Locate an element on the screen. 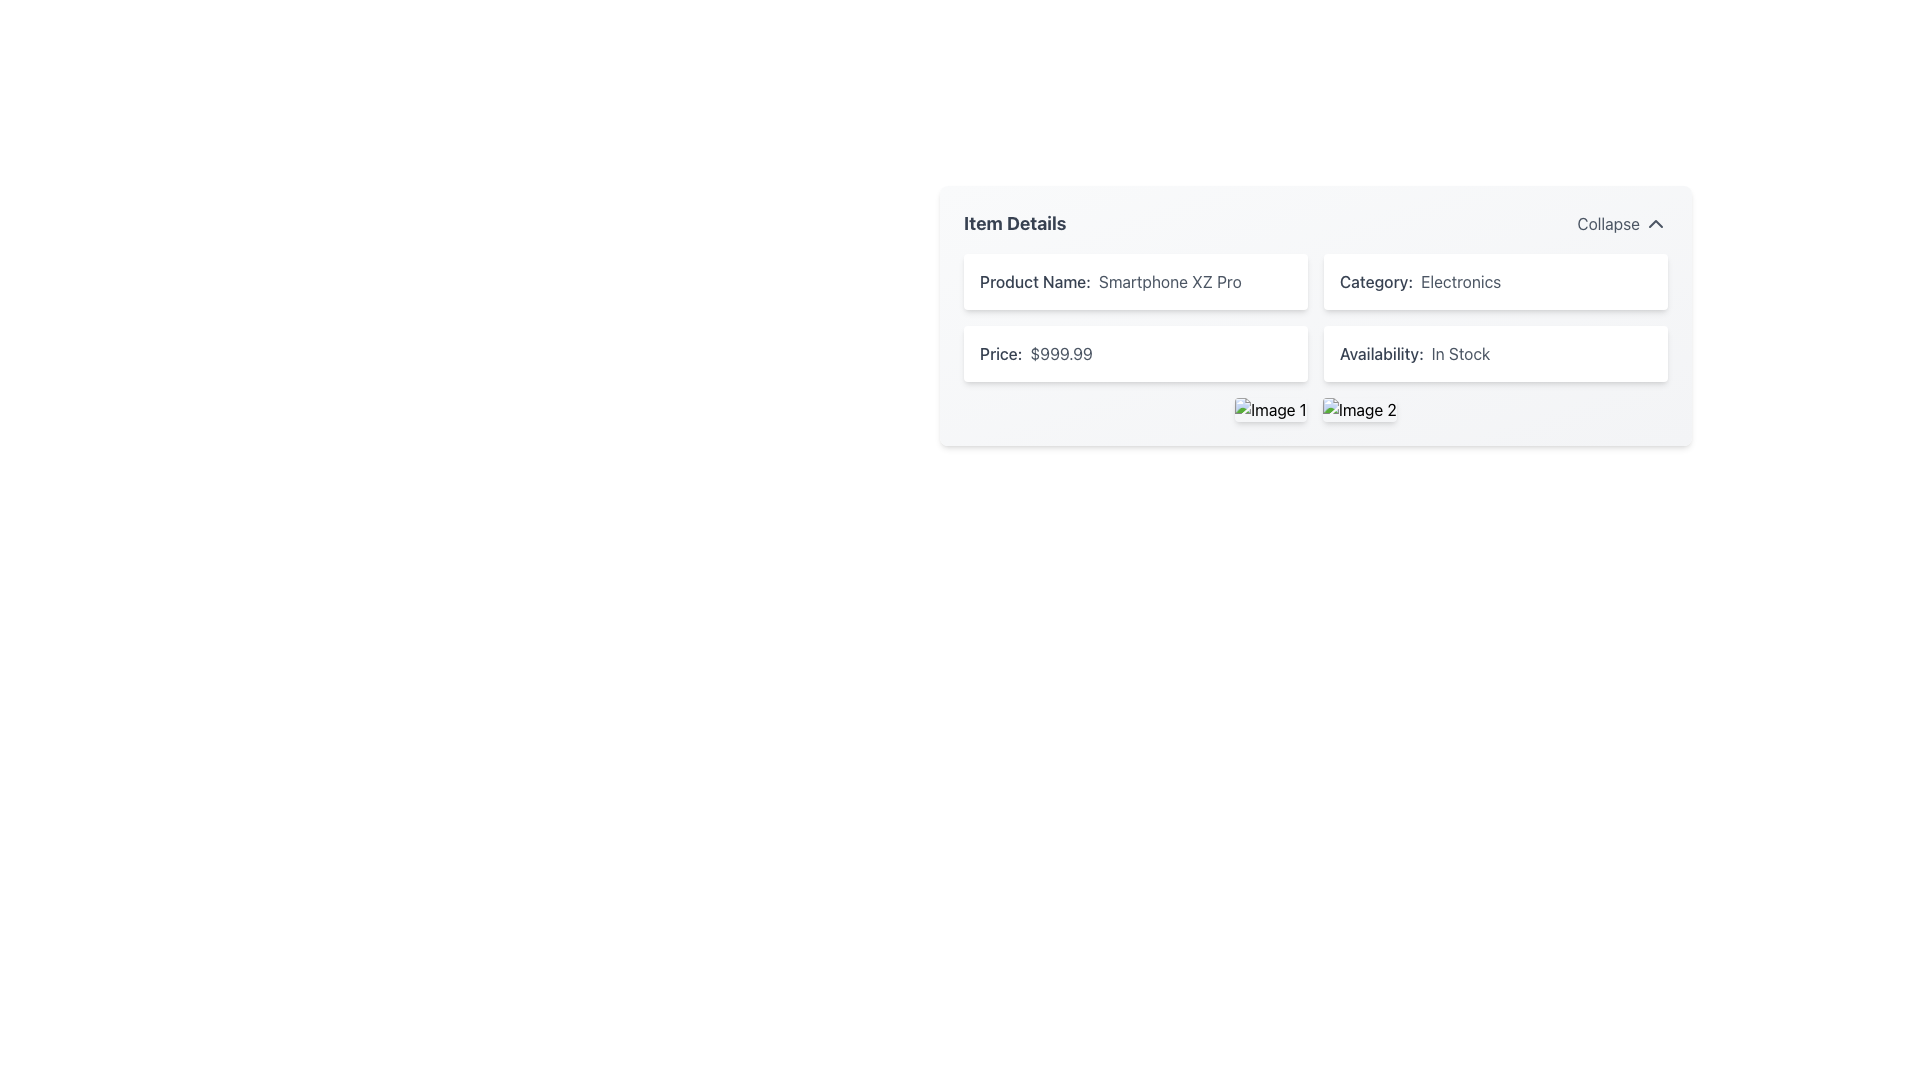  the first thumbnail image labeled 'Image 1' is located at coordinates (1270, 408).